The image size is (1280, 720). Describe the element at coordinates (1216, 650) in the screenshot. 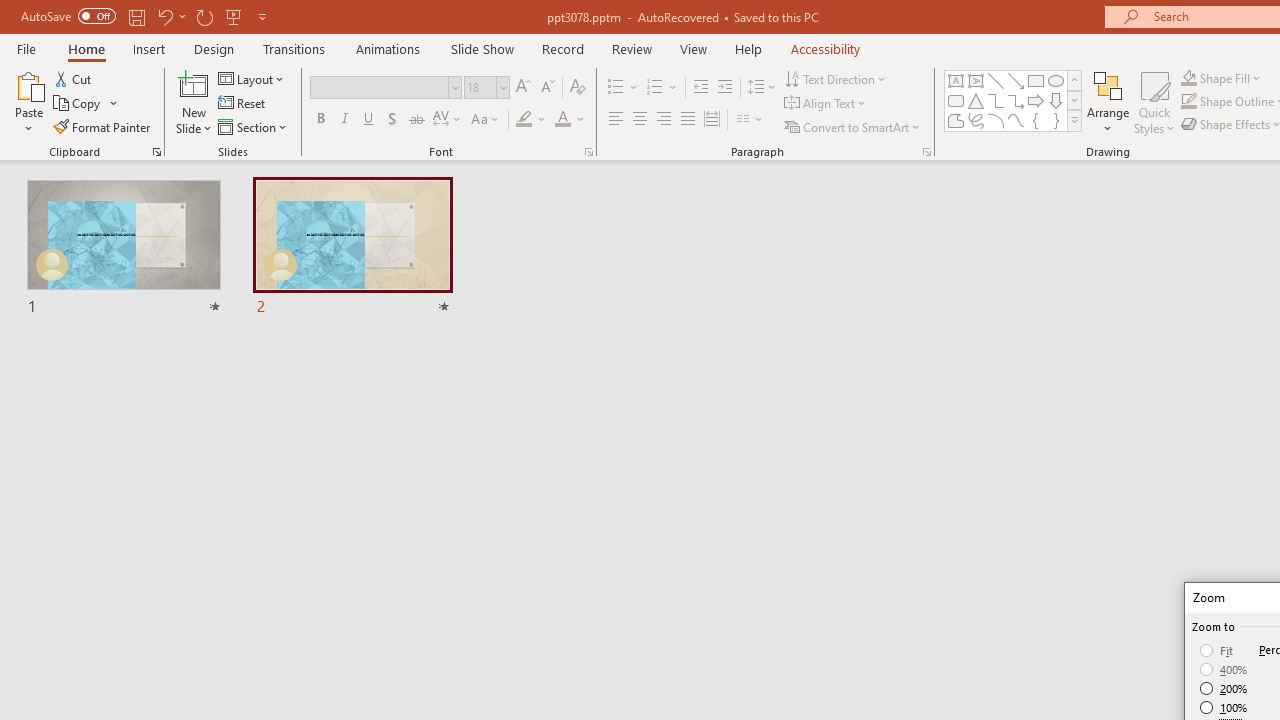

I see `'Fit'` at that location.